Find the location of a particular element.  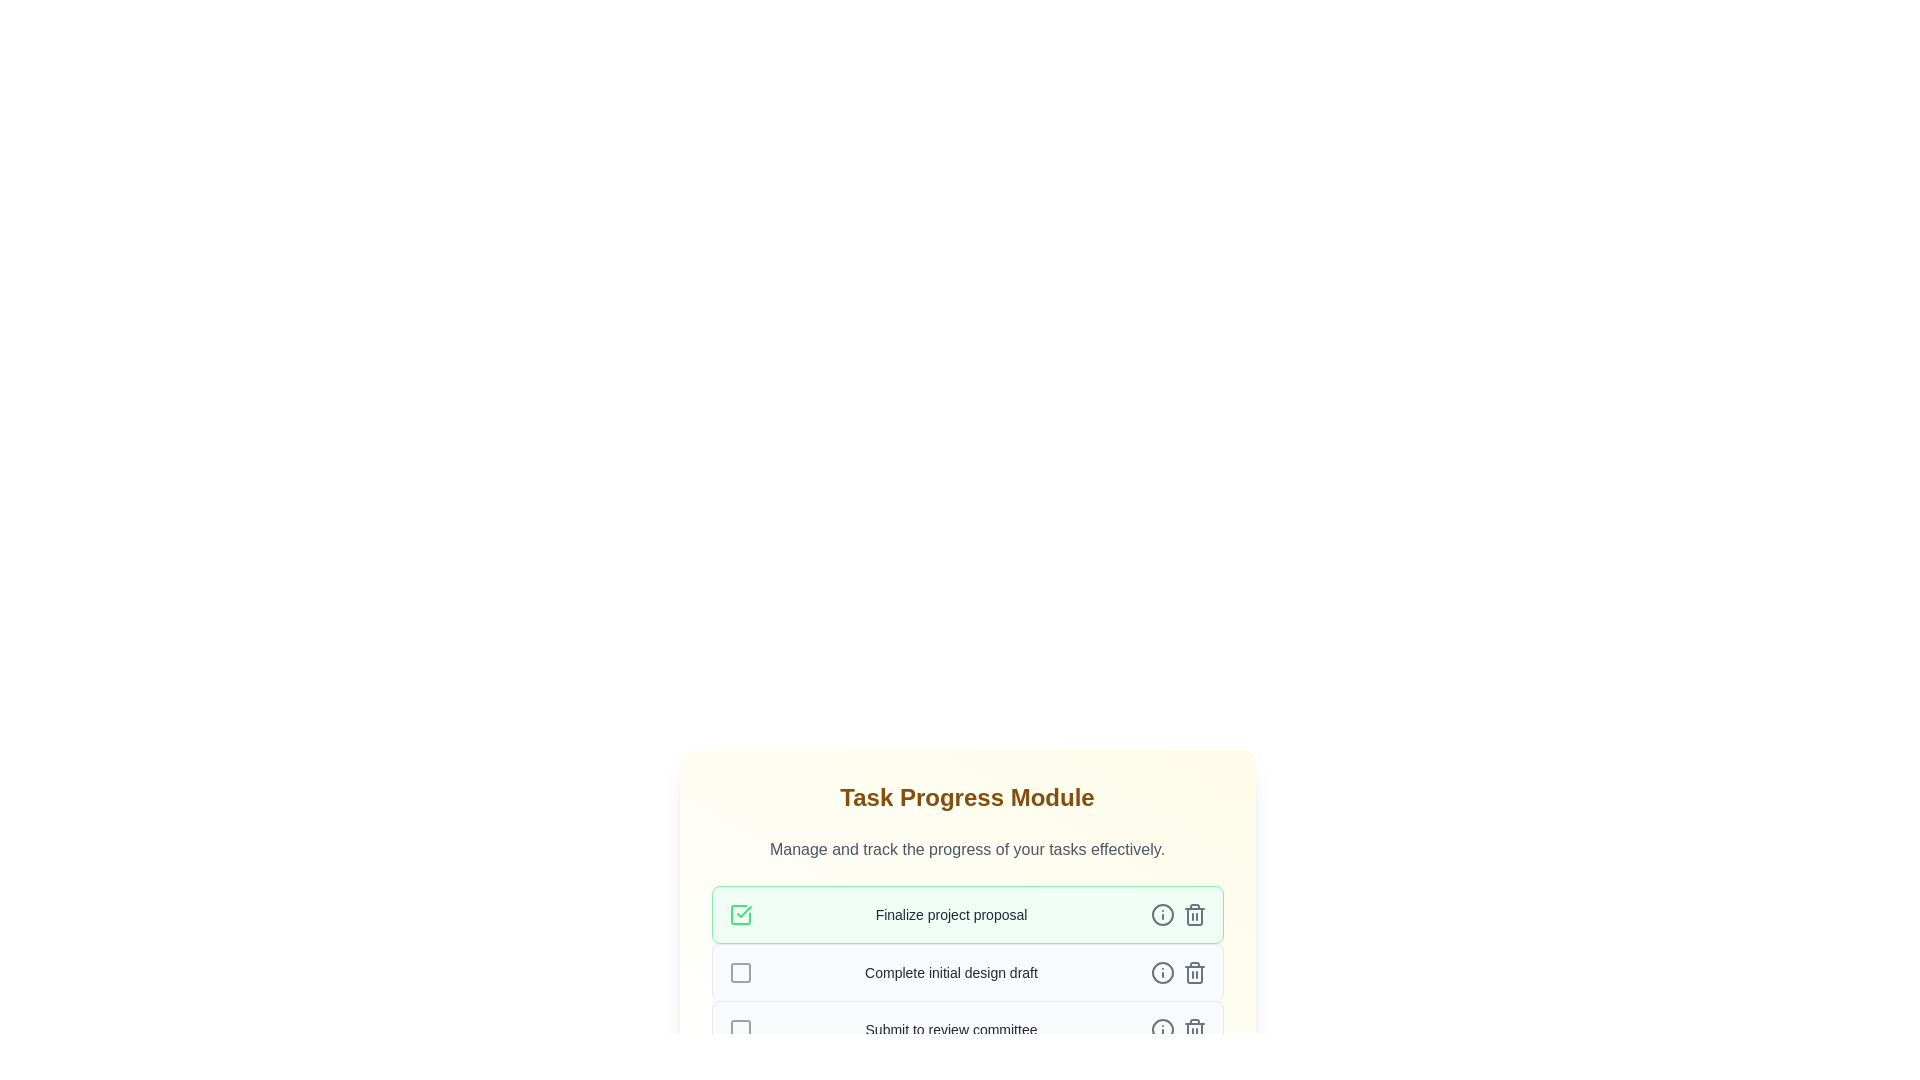

the circular outline icon located to the right of the 'Finalize project proposal' task in the interface is located at coordinates (1162, 914).